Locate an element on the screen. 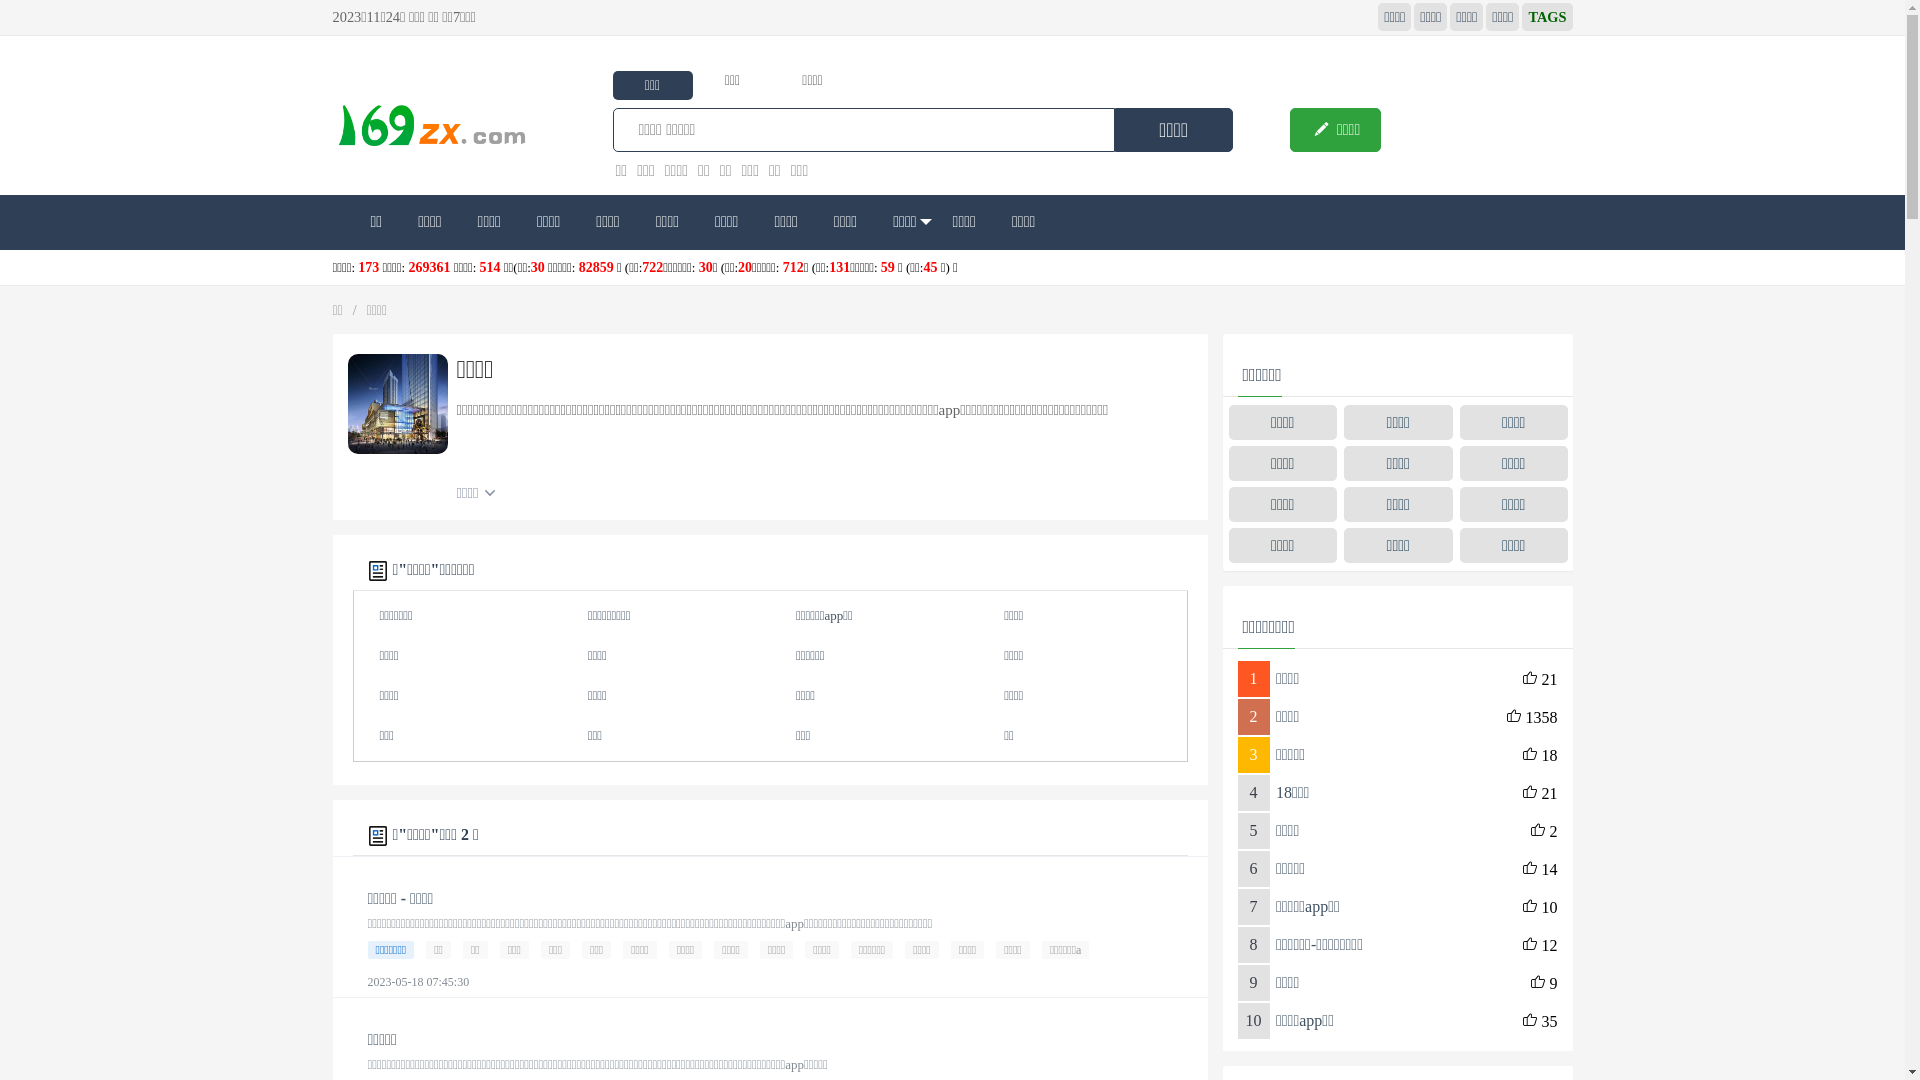 The width and height of the screenshot is (1920, 1080). 'TAGS' is located at coordinates (1545, 16).